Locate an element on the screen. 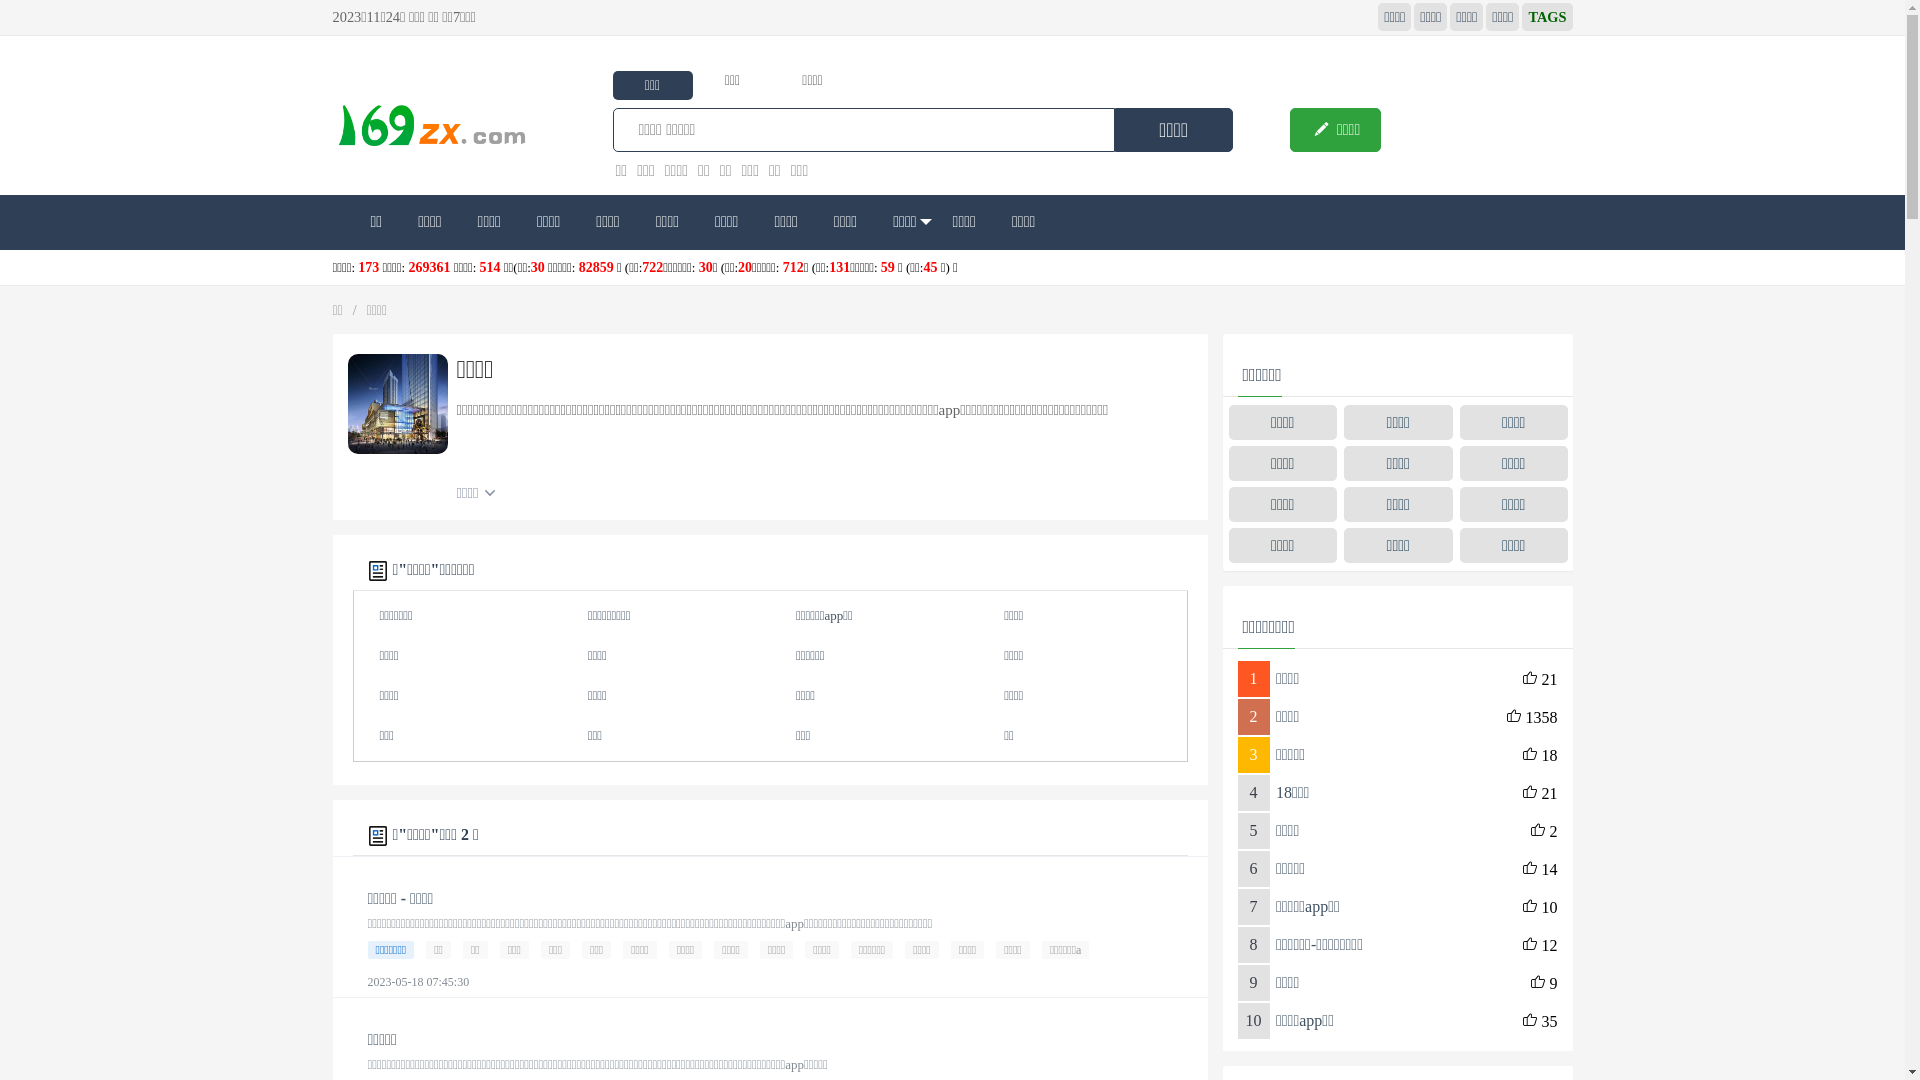 The width and height of the screenshot is (1920, 1080). 'TAGS' is located at coordinates (1545, 16).